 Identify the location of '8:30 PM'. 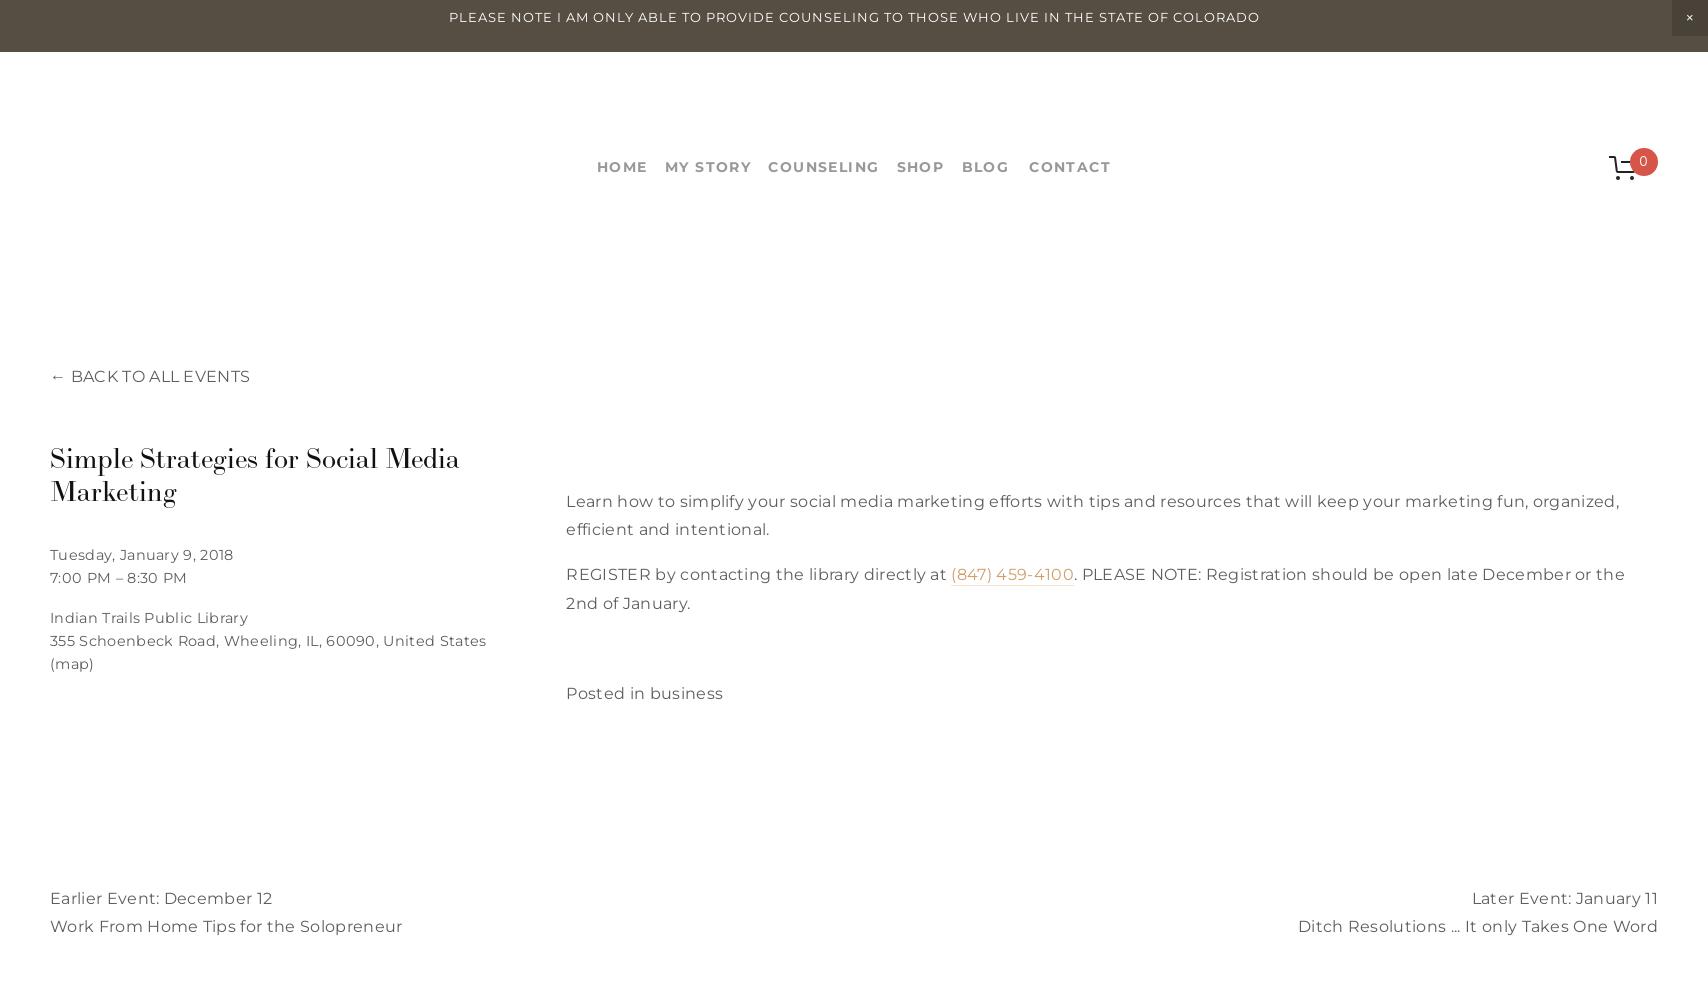
(156, 576).